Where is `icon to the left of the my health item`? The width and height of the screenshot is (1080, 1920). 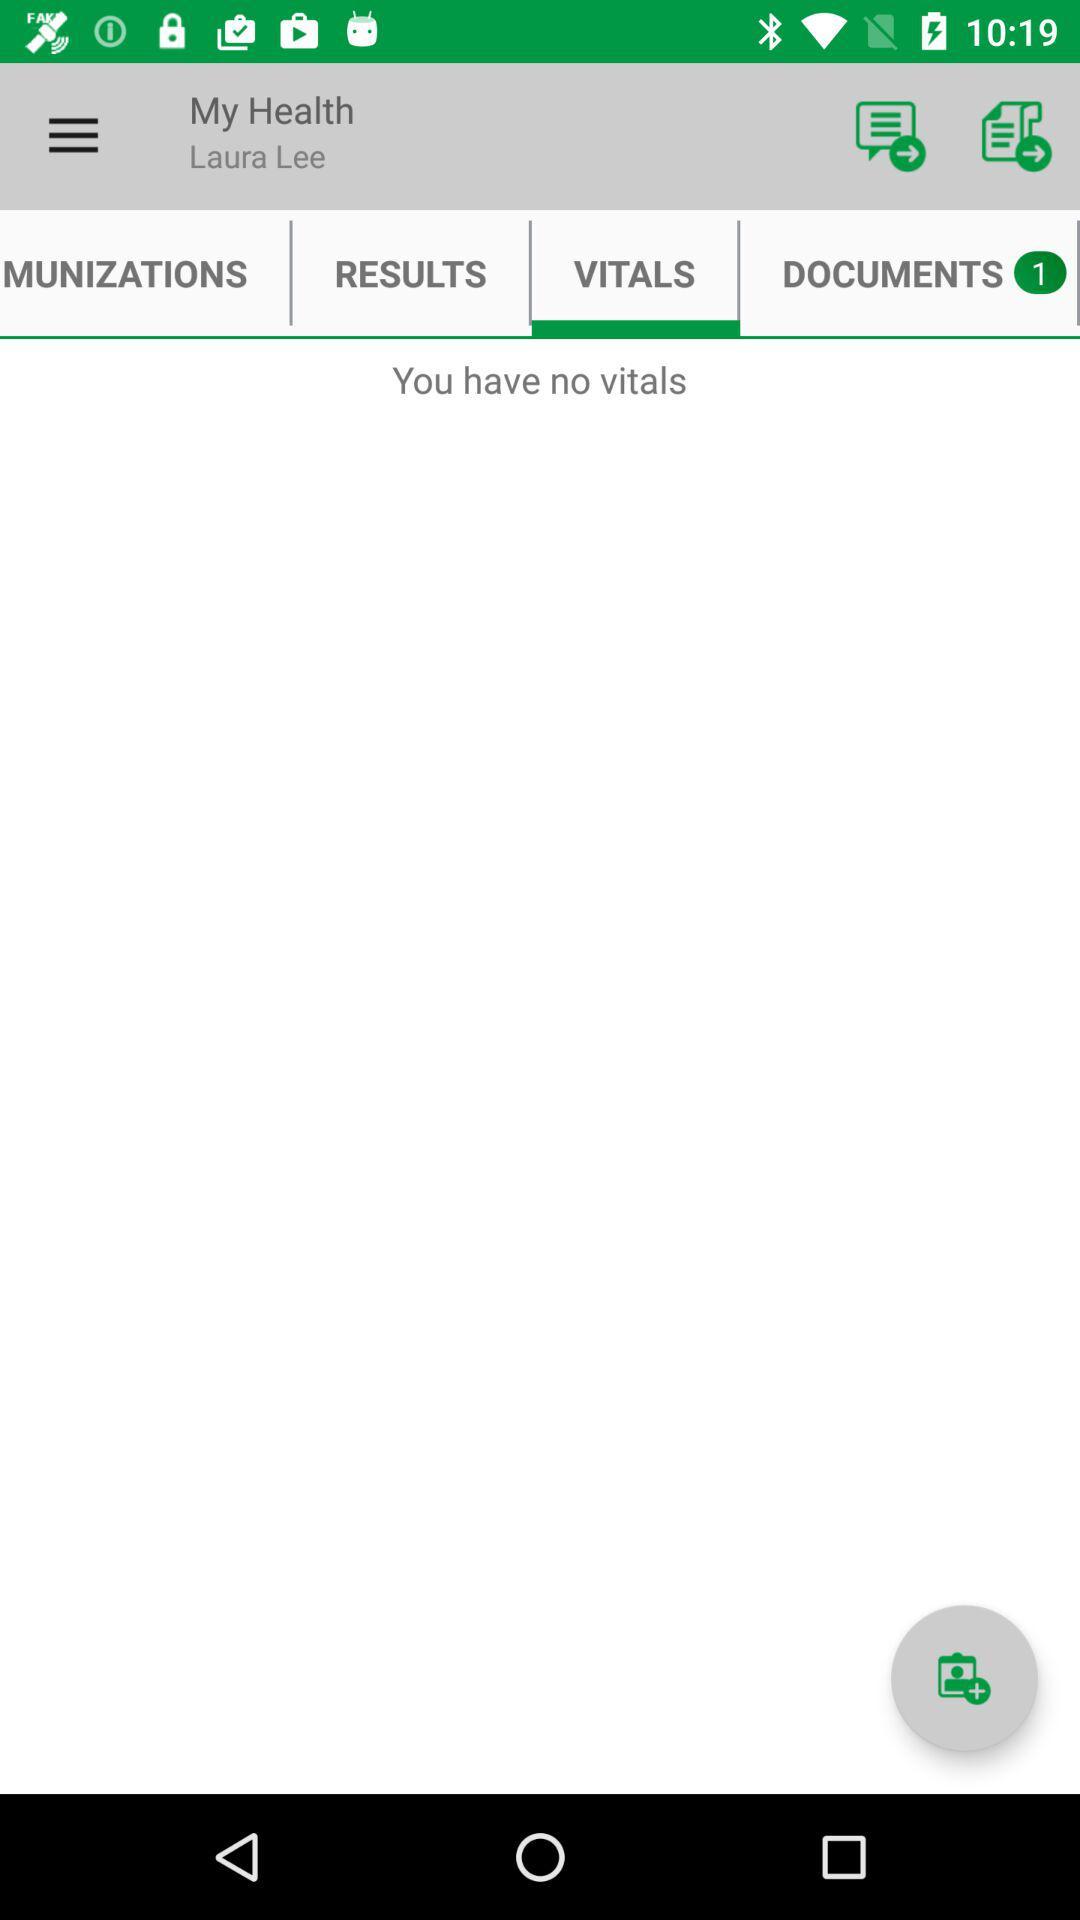
icon to the left of the my health item is located at coordinates (72, 135).